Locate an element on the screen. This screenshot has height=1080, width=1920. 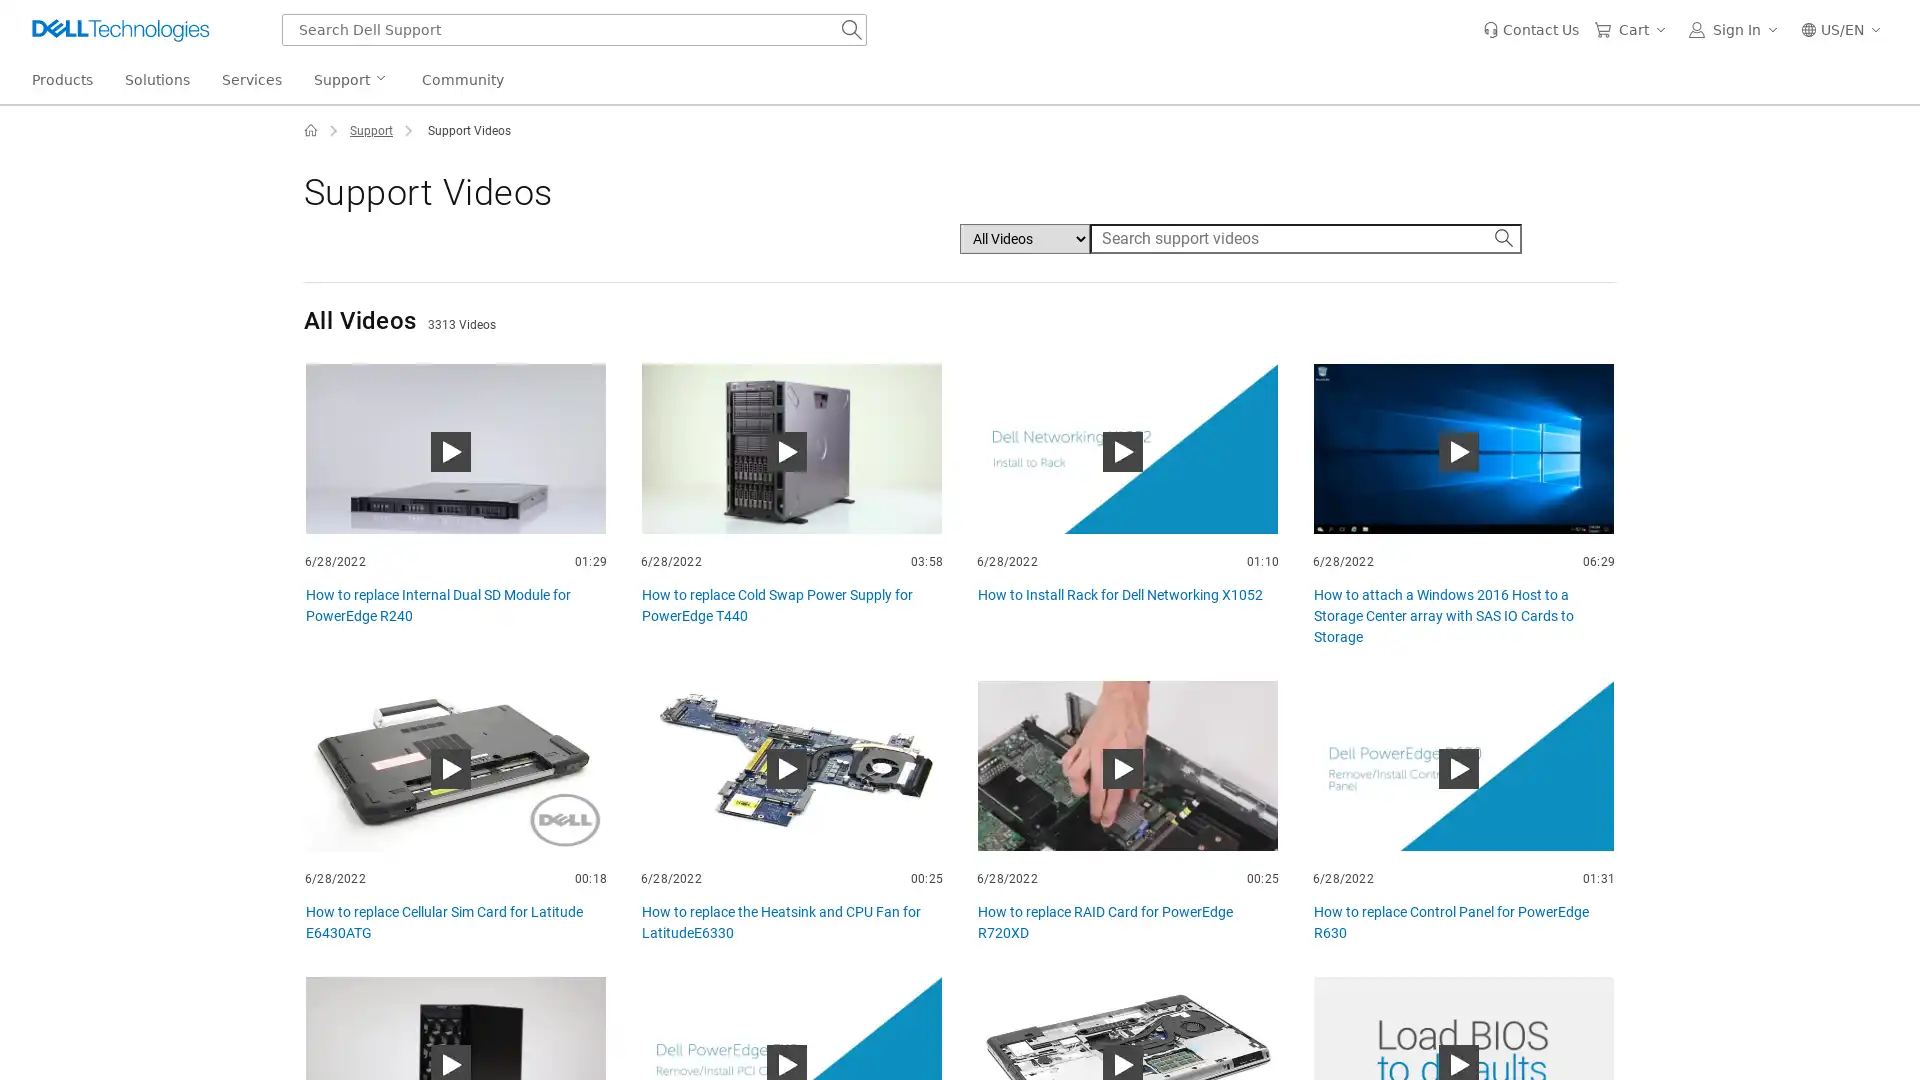
How to replace RAID Card for PowerEdge R720XD is located at coordinates (1128, 922).